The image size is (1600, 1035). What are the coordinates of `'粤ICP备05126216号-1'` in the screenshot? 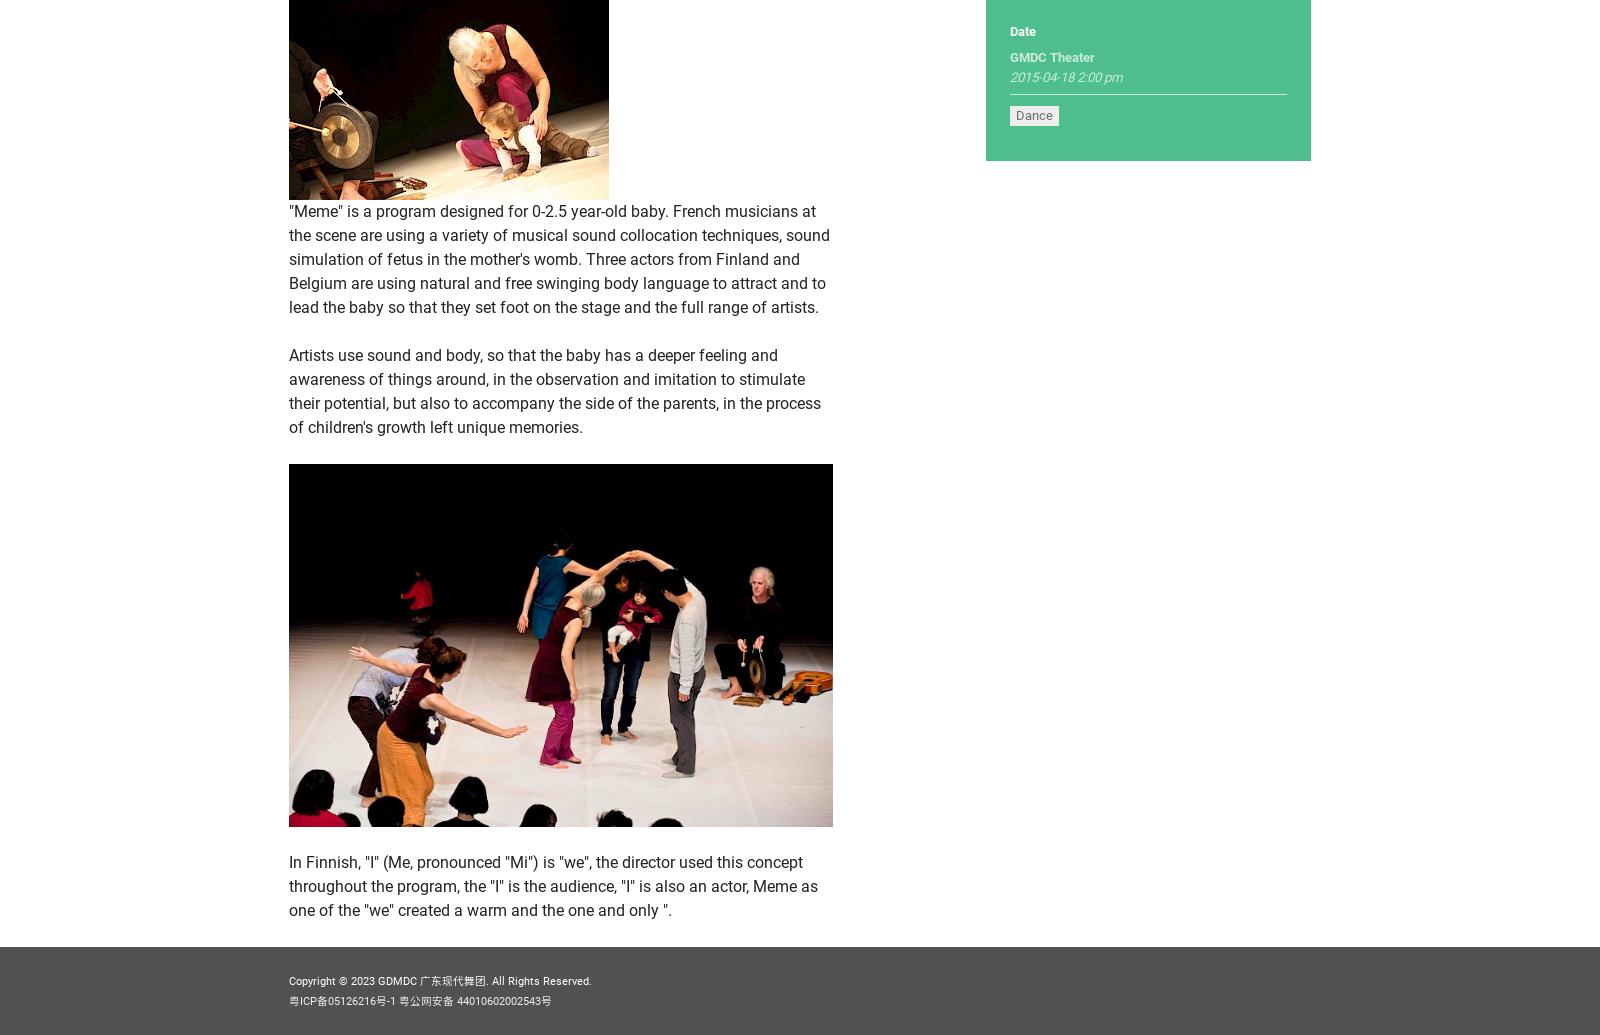 It's located at (288, 999).